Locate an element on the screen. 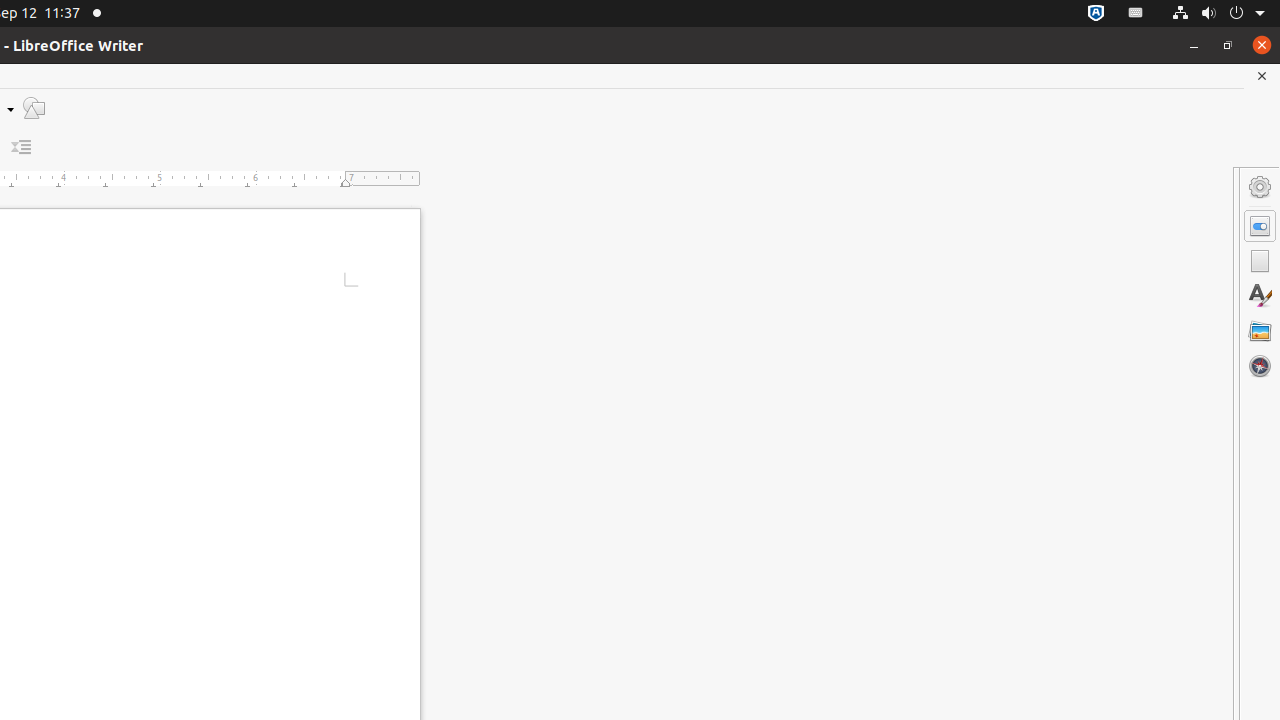 Image resolution: width=1280 pixels, height=720 pixels. 'Styles' is located at coordinates (1259, 295).